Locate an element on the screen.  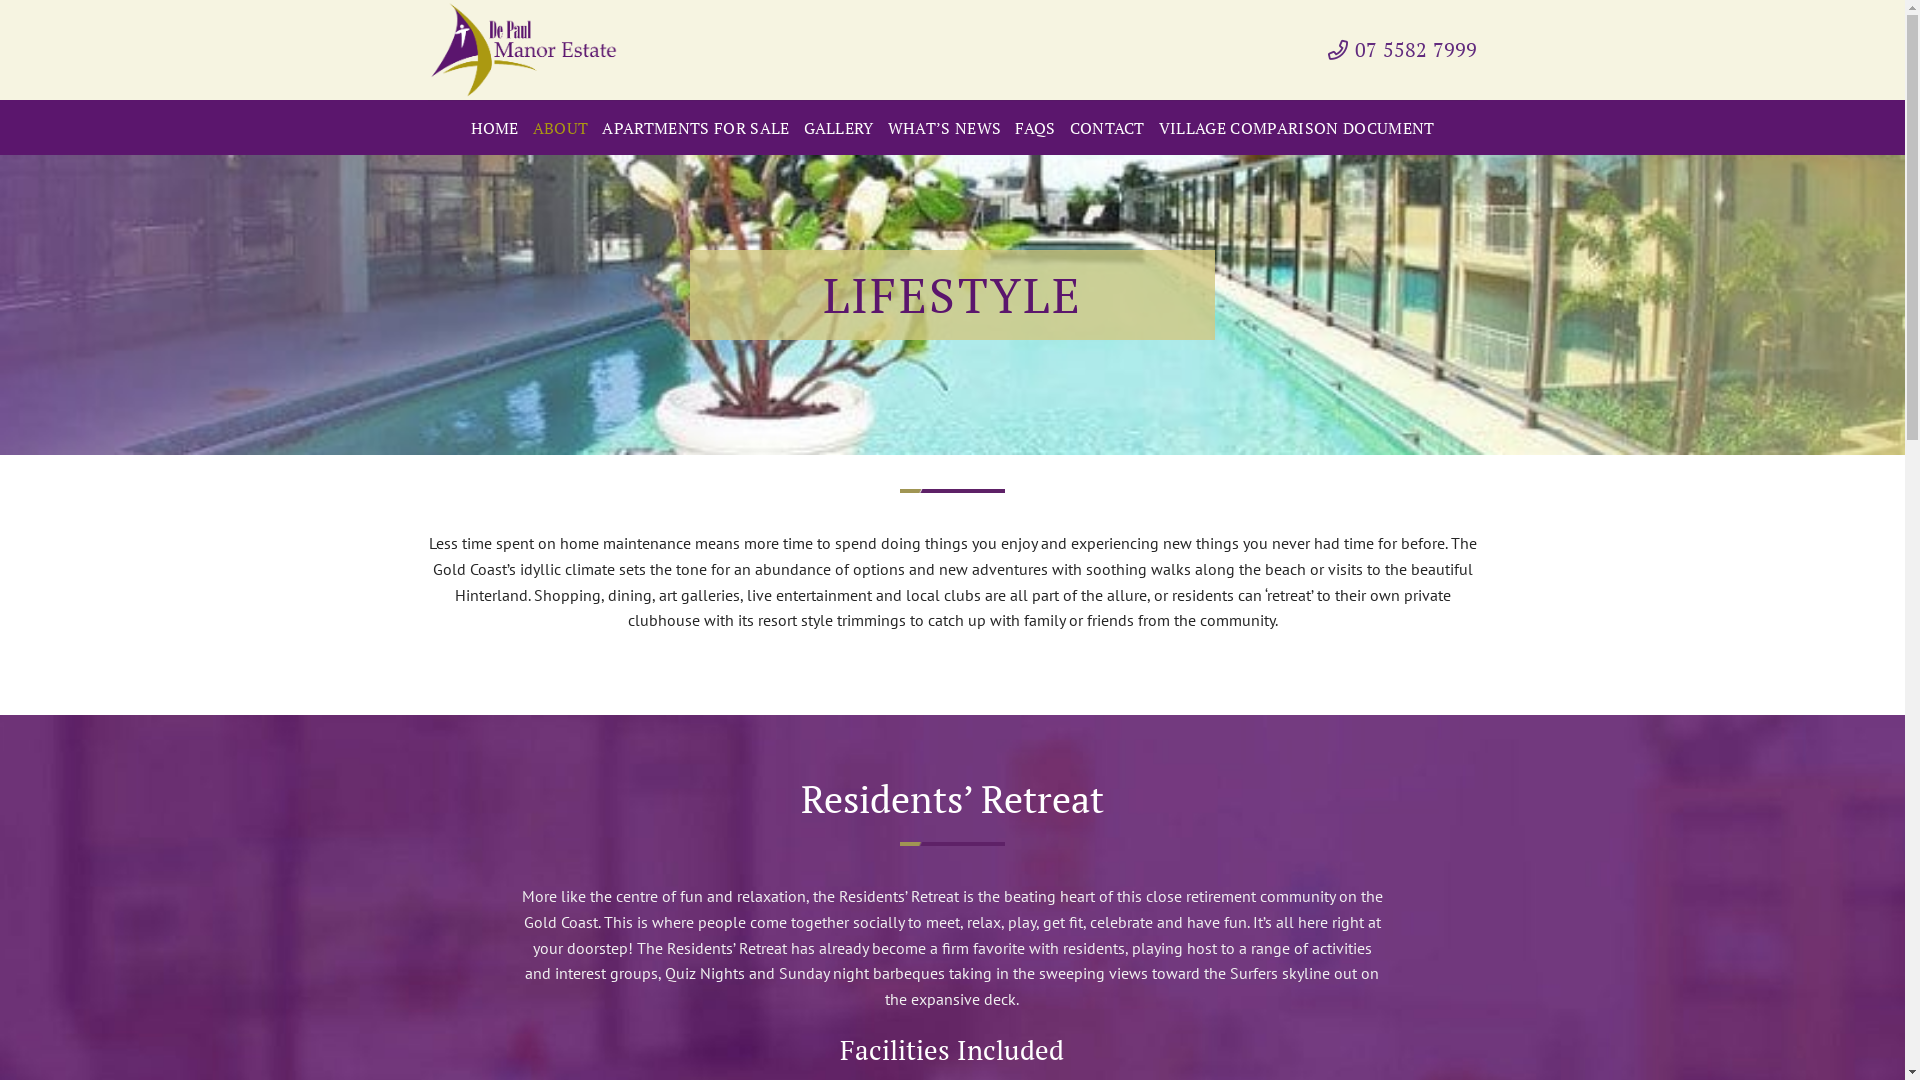
'HOME' is located at coordinates (494, 127).